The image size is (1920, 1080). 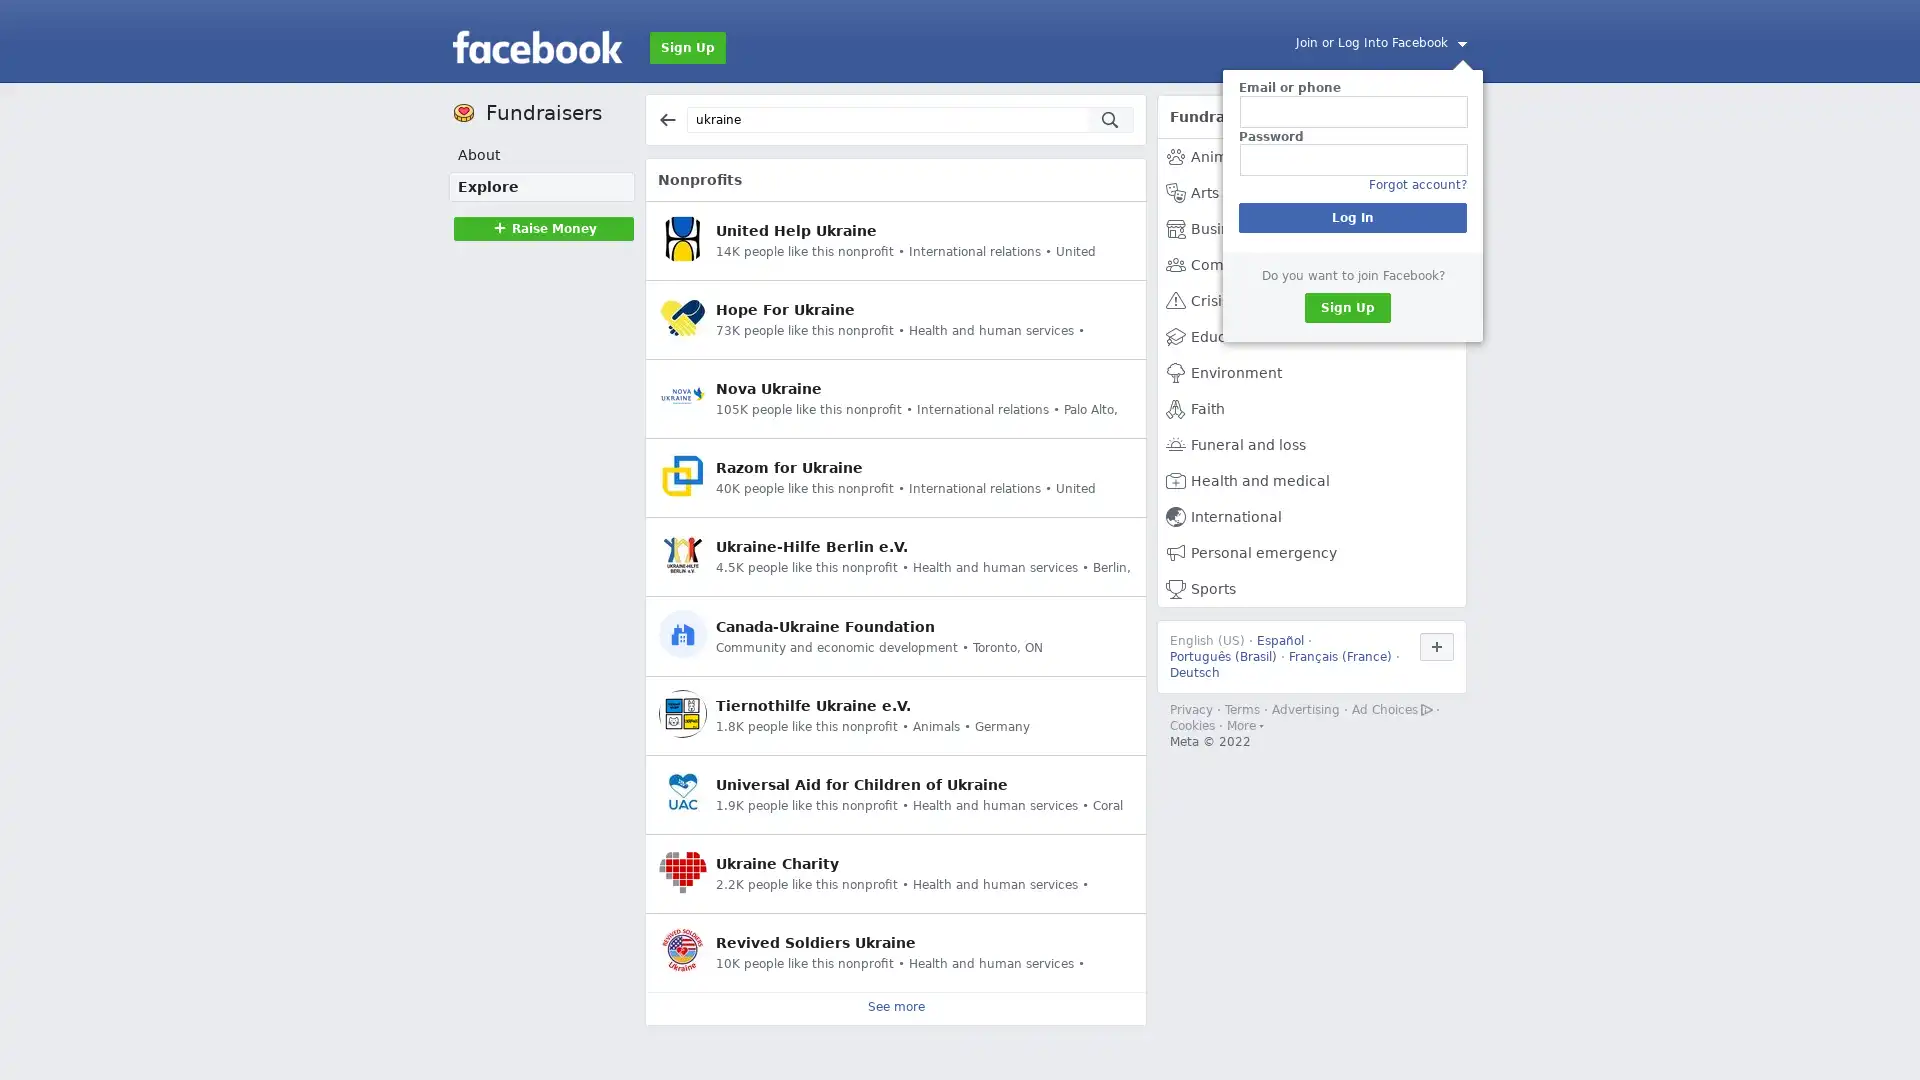 What do you see at coordinates (1435, 647) in the screenshot?
I see `Use Facebook in another language.` at bounding box center [1435, 647].